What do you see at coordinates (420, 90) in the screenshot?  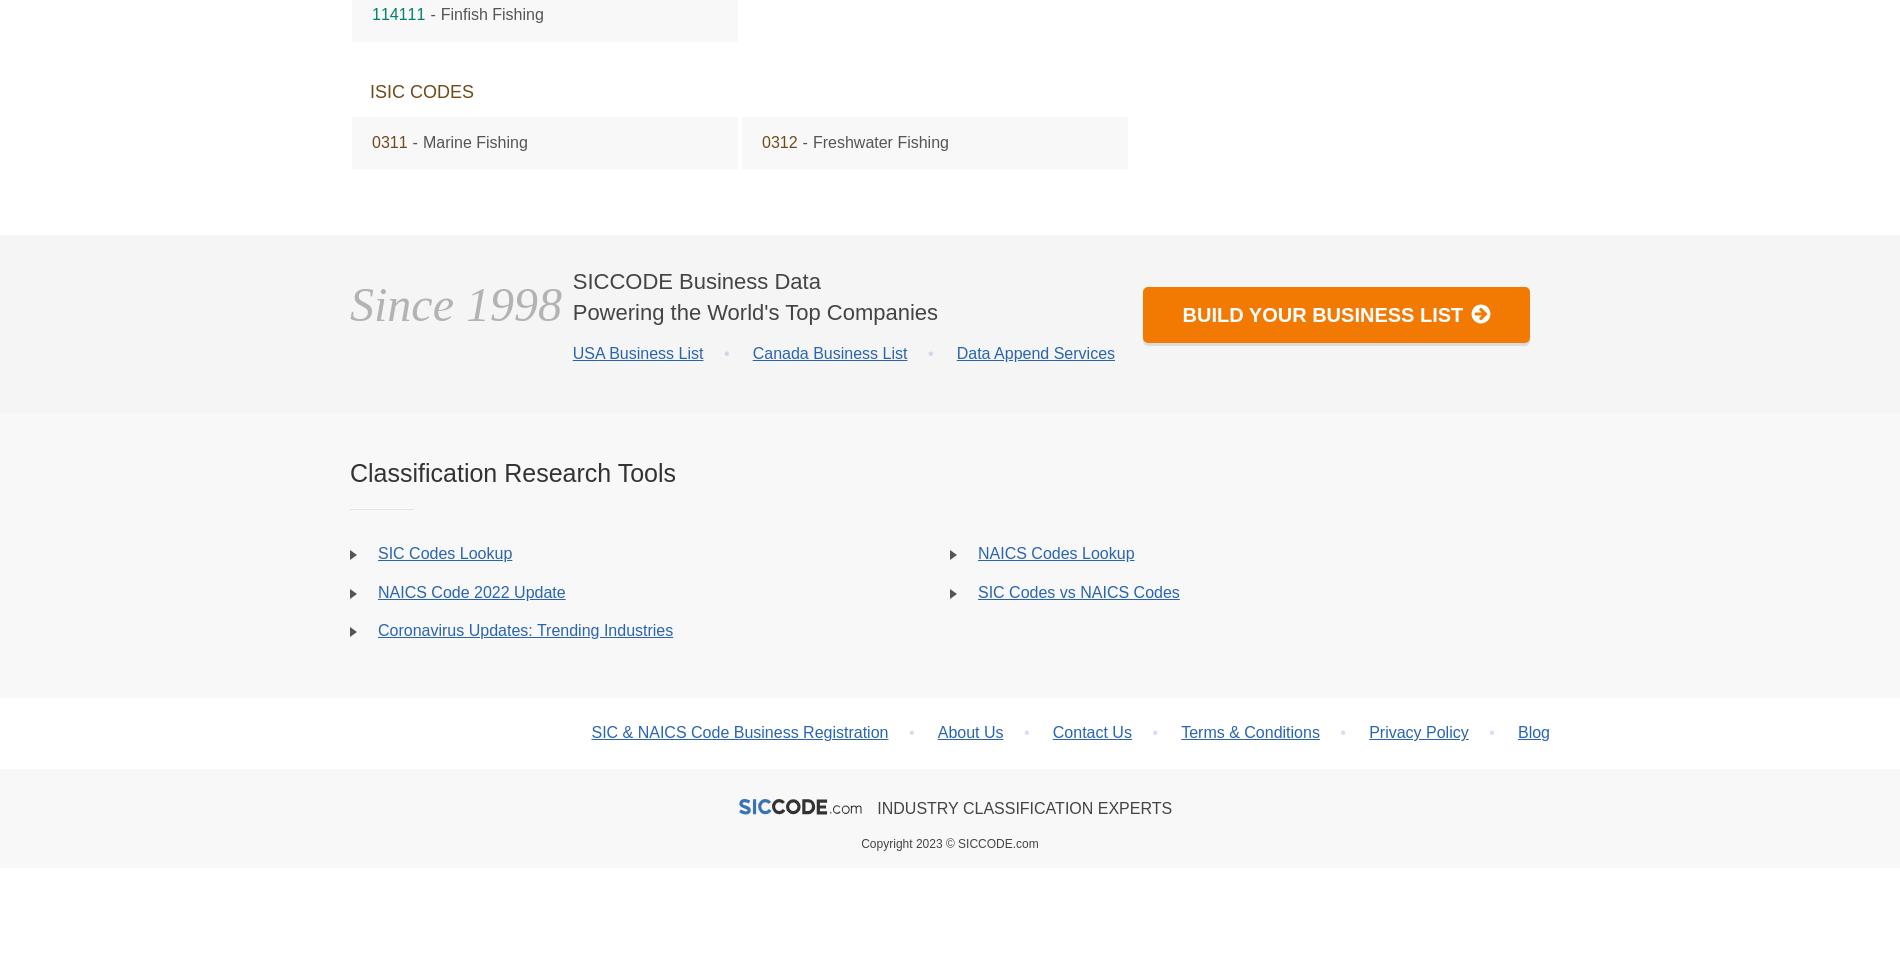 I see `'ISIC Codes'` at bounding box center [420, 90].